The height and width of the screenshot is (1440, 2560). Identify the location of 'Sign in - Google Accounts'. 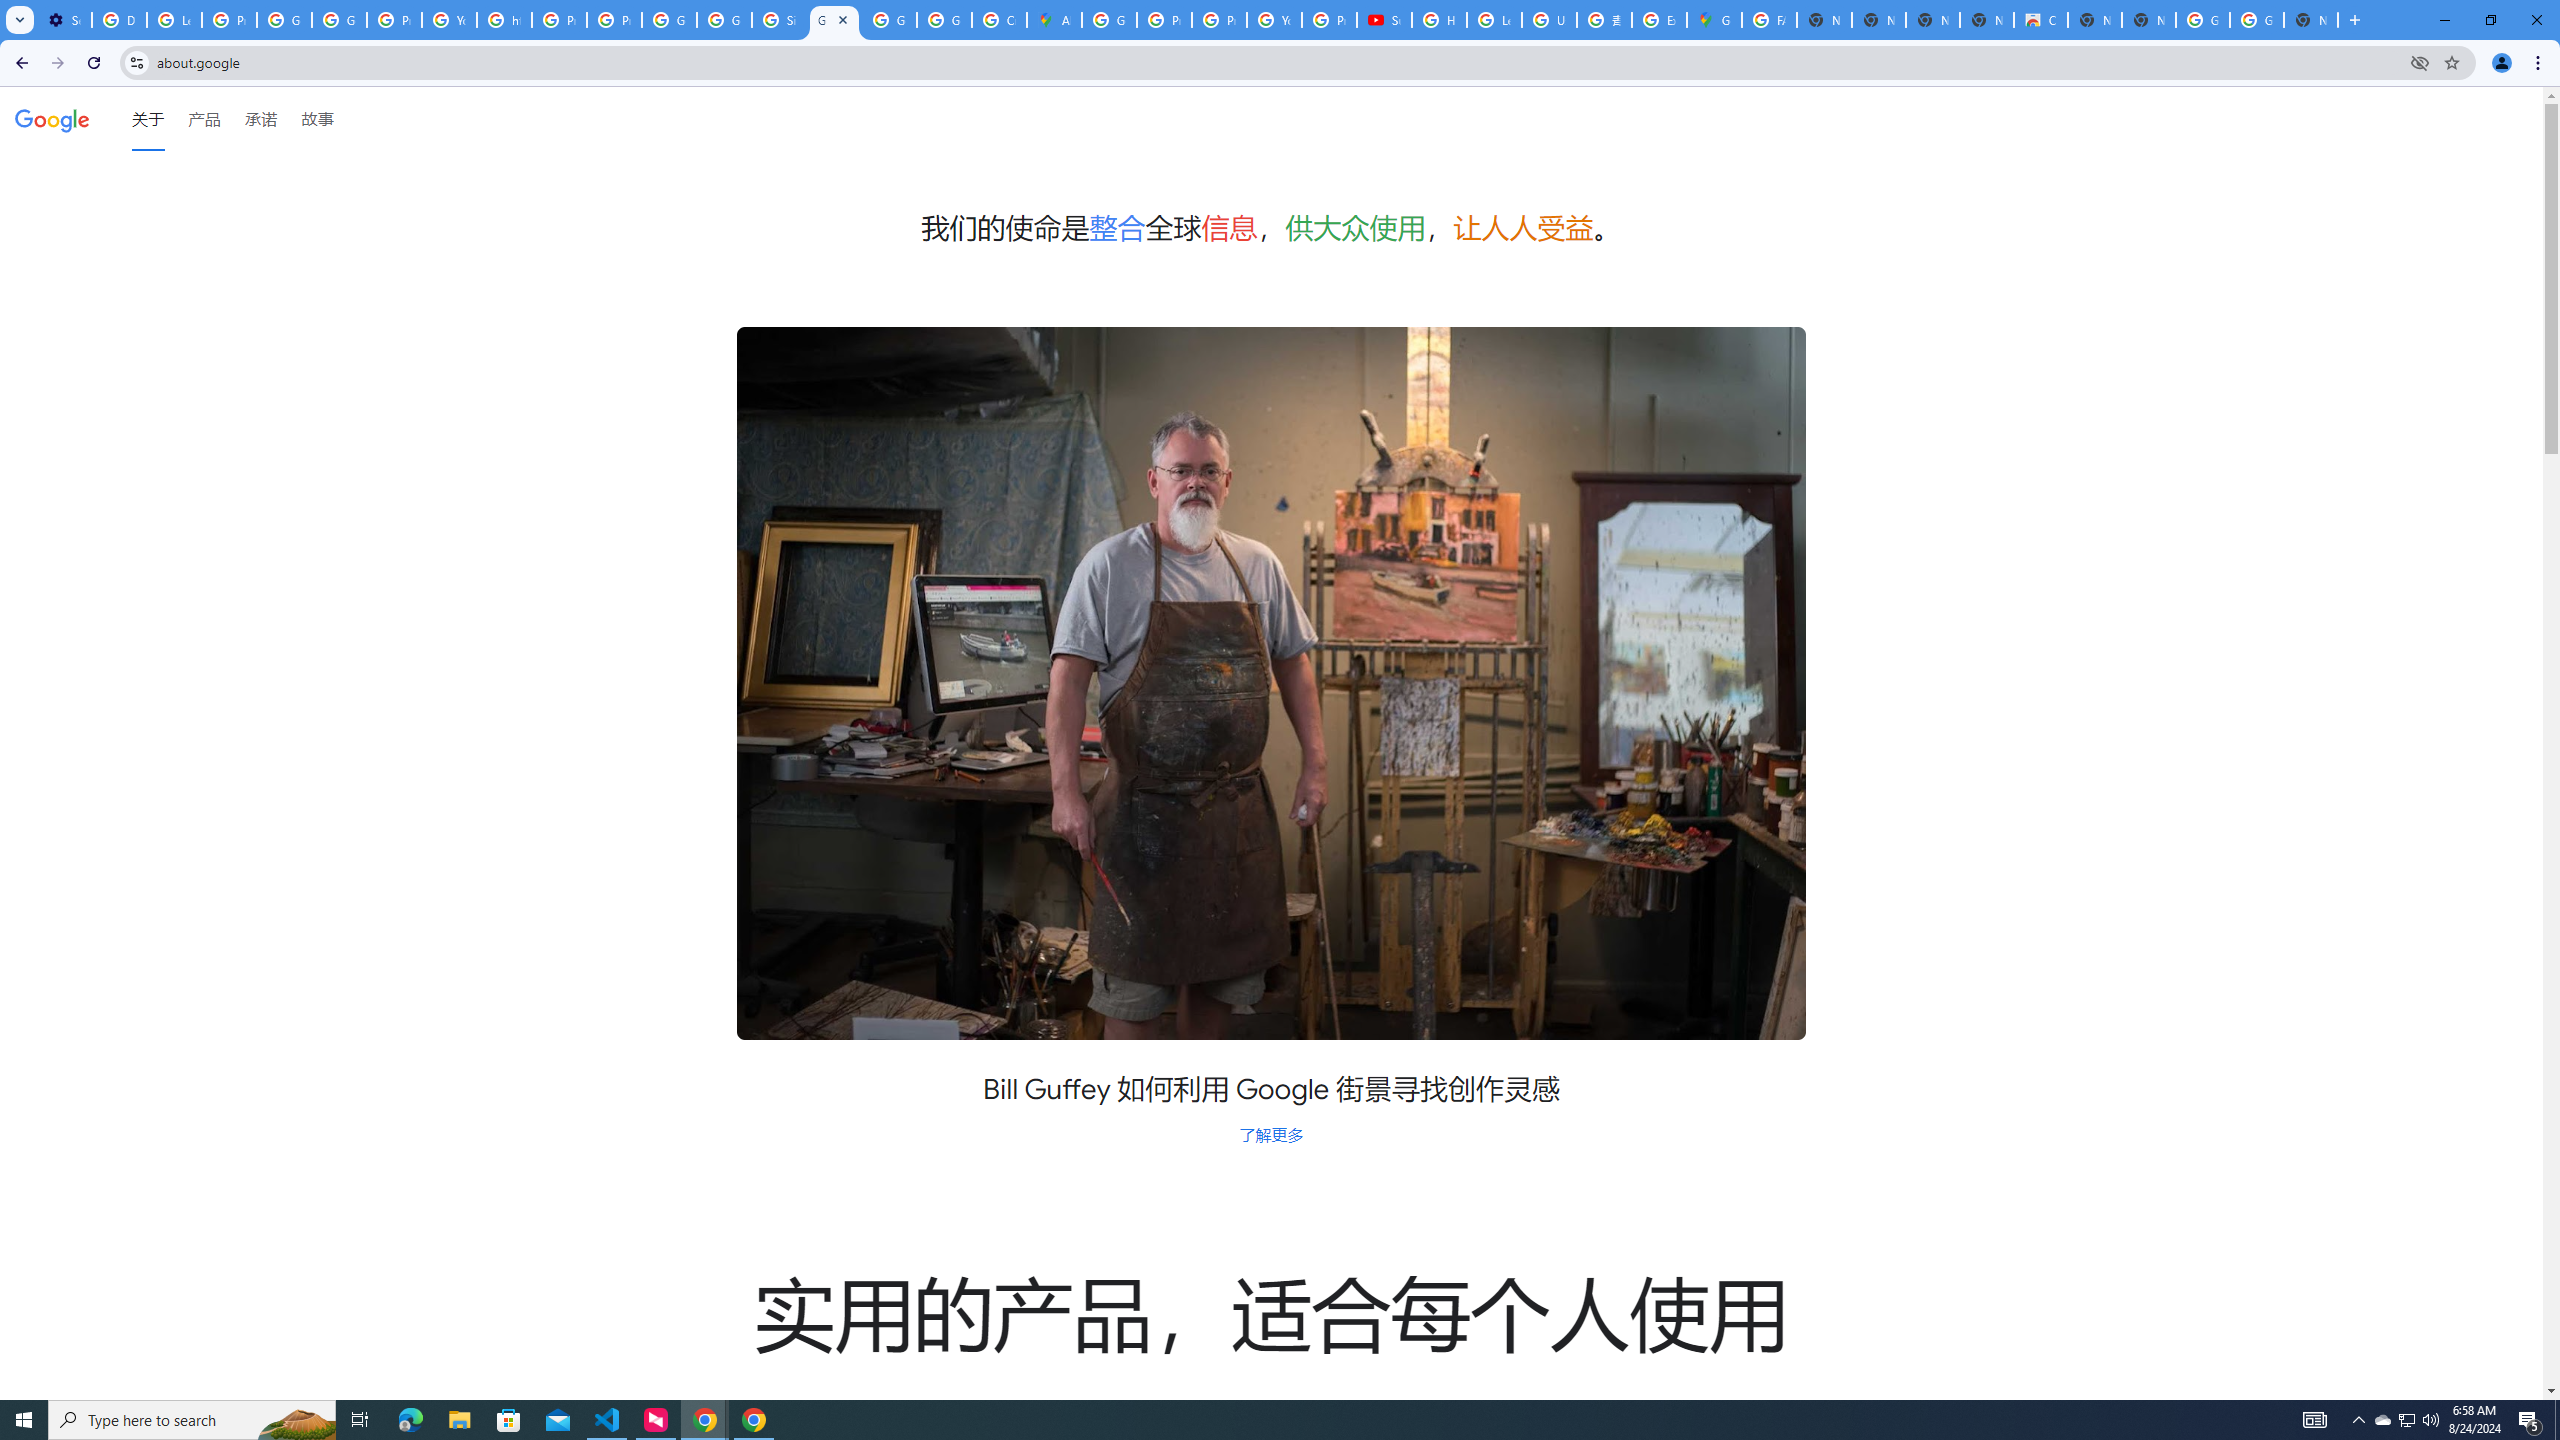
(778, 19).